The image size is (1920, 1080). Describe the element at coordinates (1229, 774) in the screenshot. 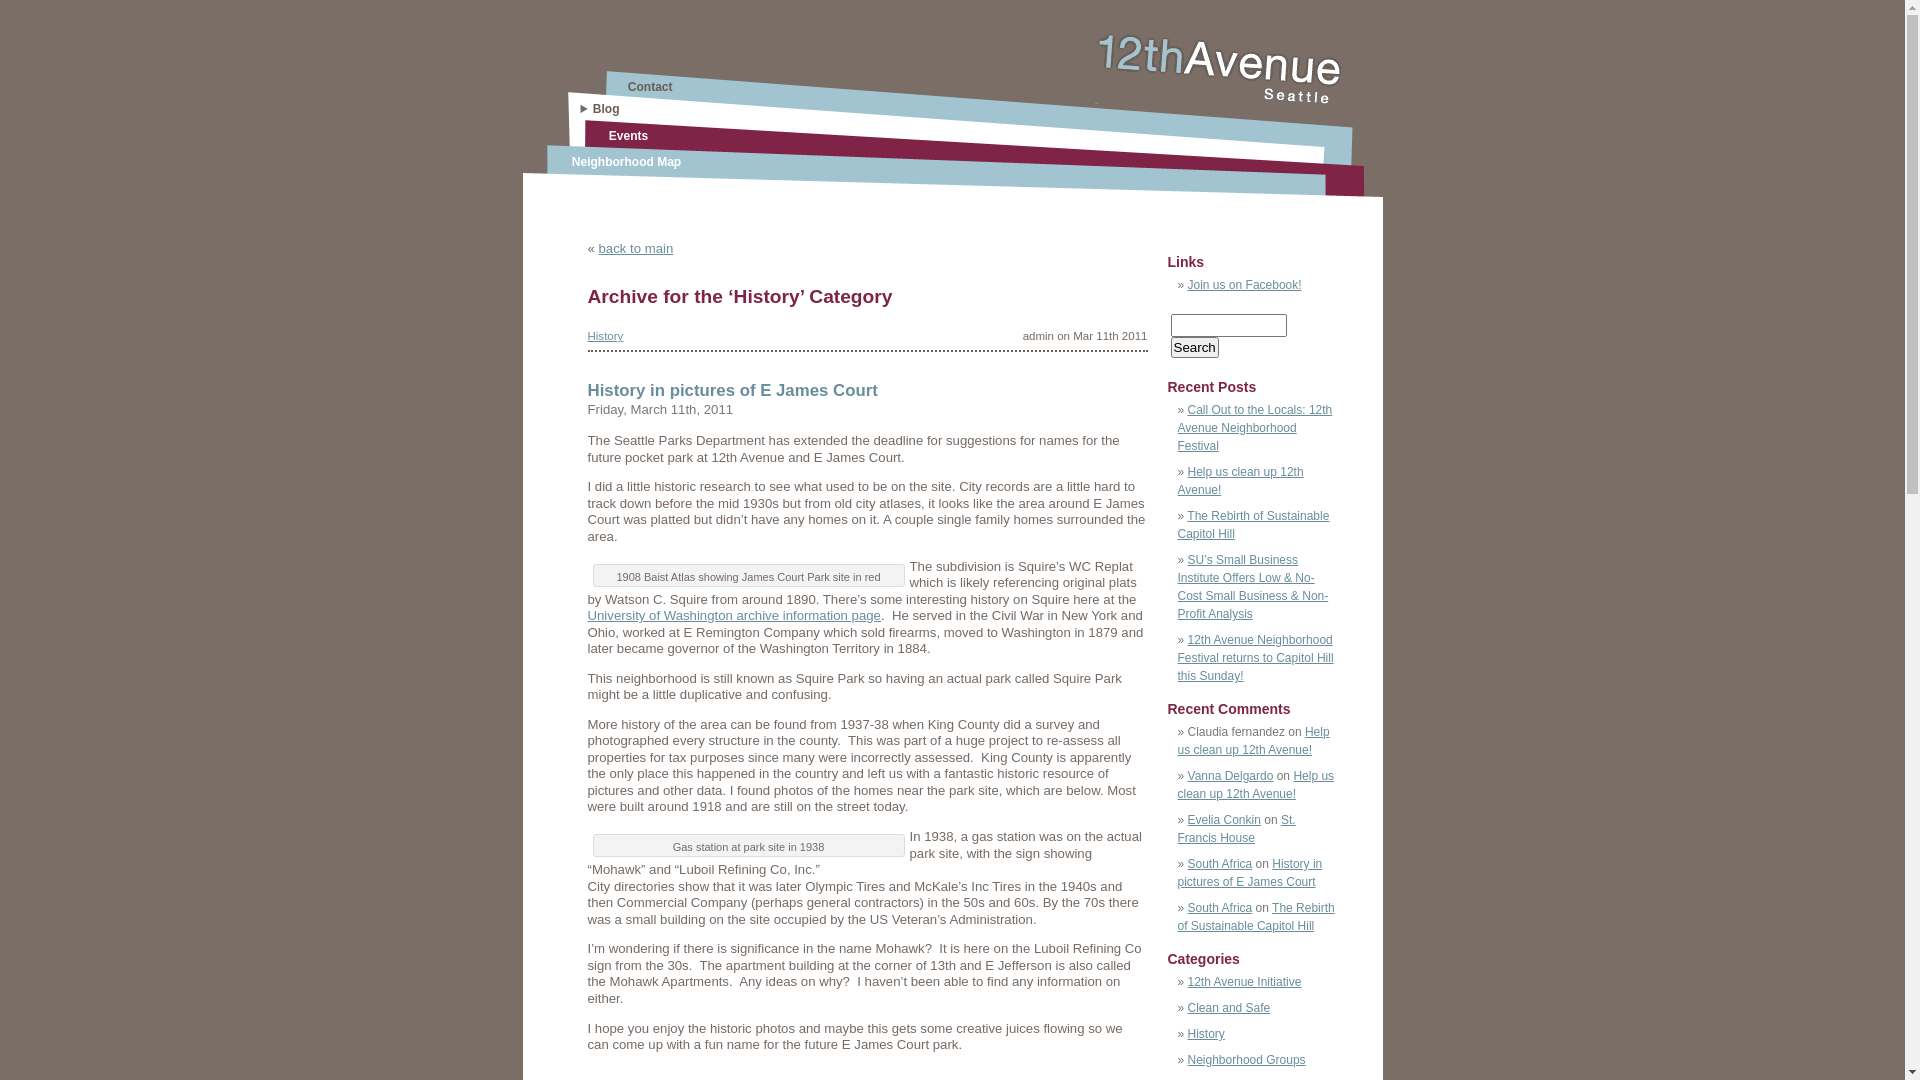

I see `'Vanna Delgardo'` at that location.